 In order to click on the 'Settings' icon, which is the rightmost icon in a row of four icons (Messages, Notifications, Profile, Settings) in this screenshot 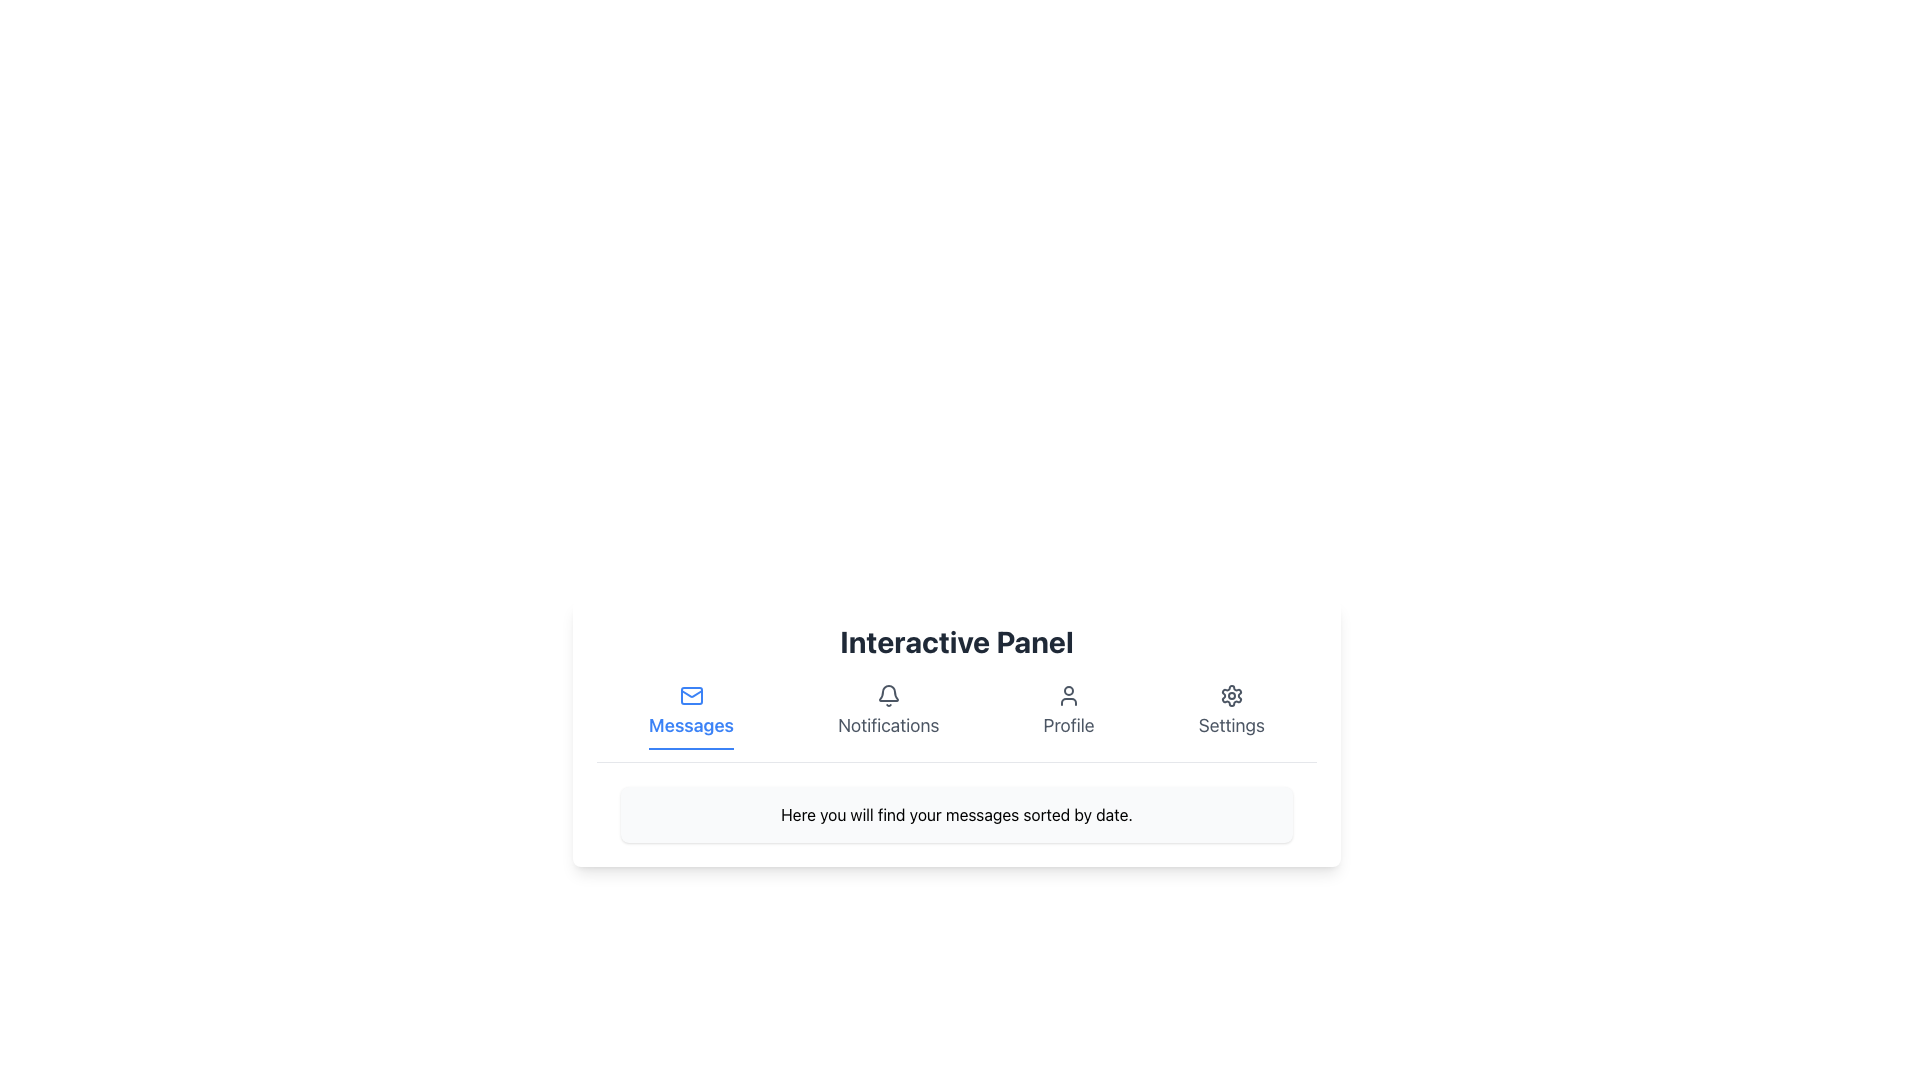, I will do `click(1230, 694)`.